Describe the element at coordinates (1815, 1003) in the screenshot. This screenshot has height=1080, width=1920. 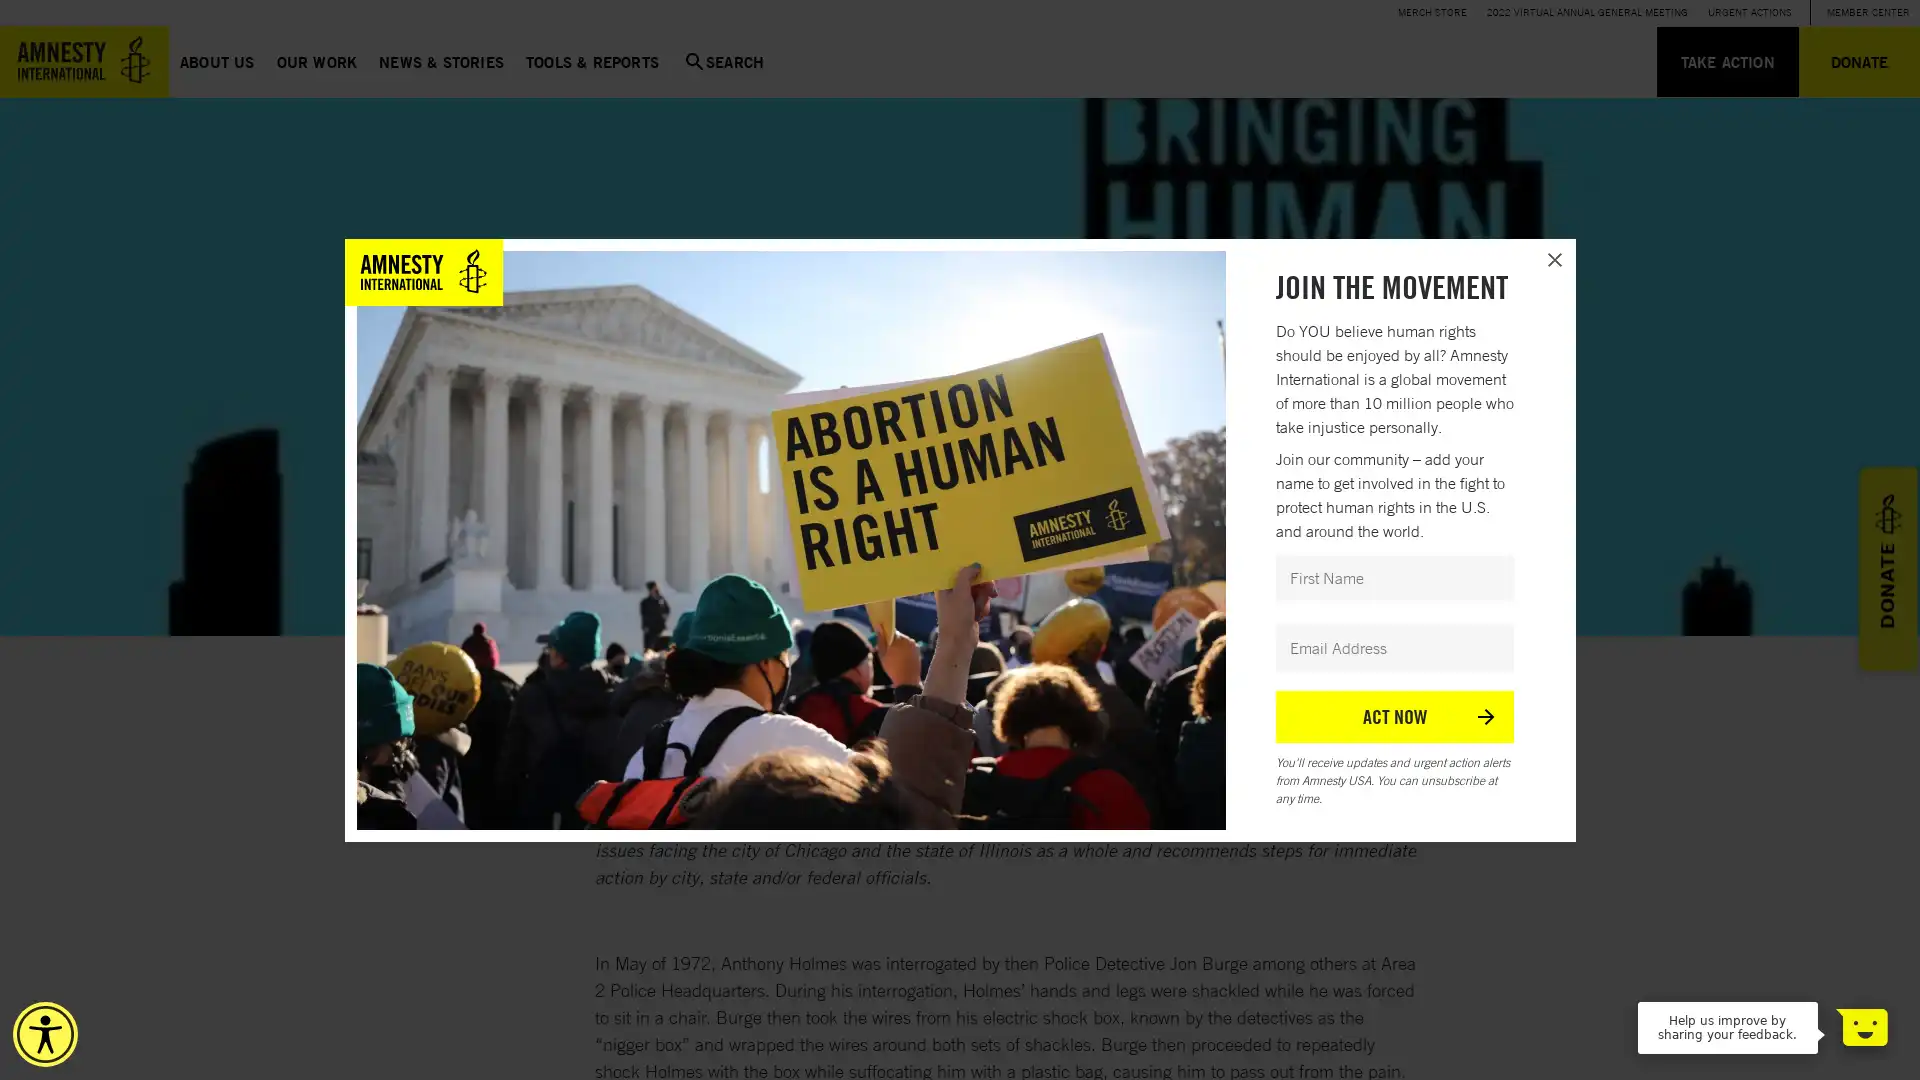
I see `Dismiss Message` at that location.